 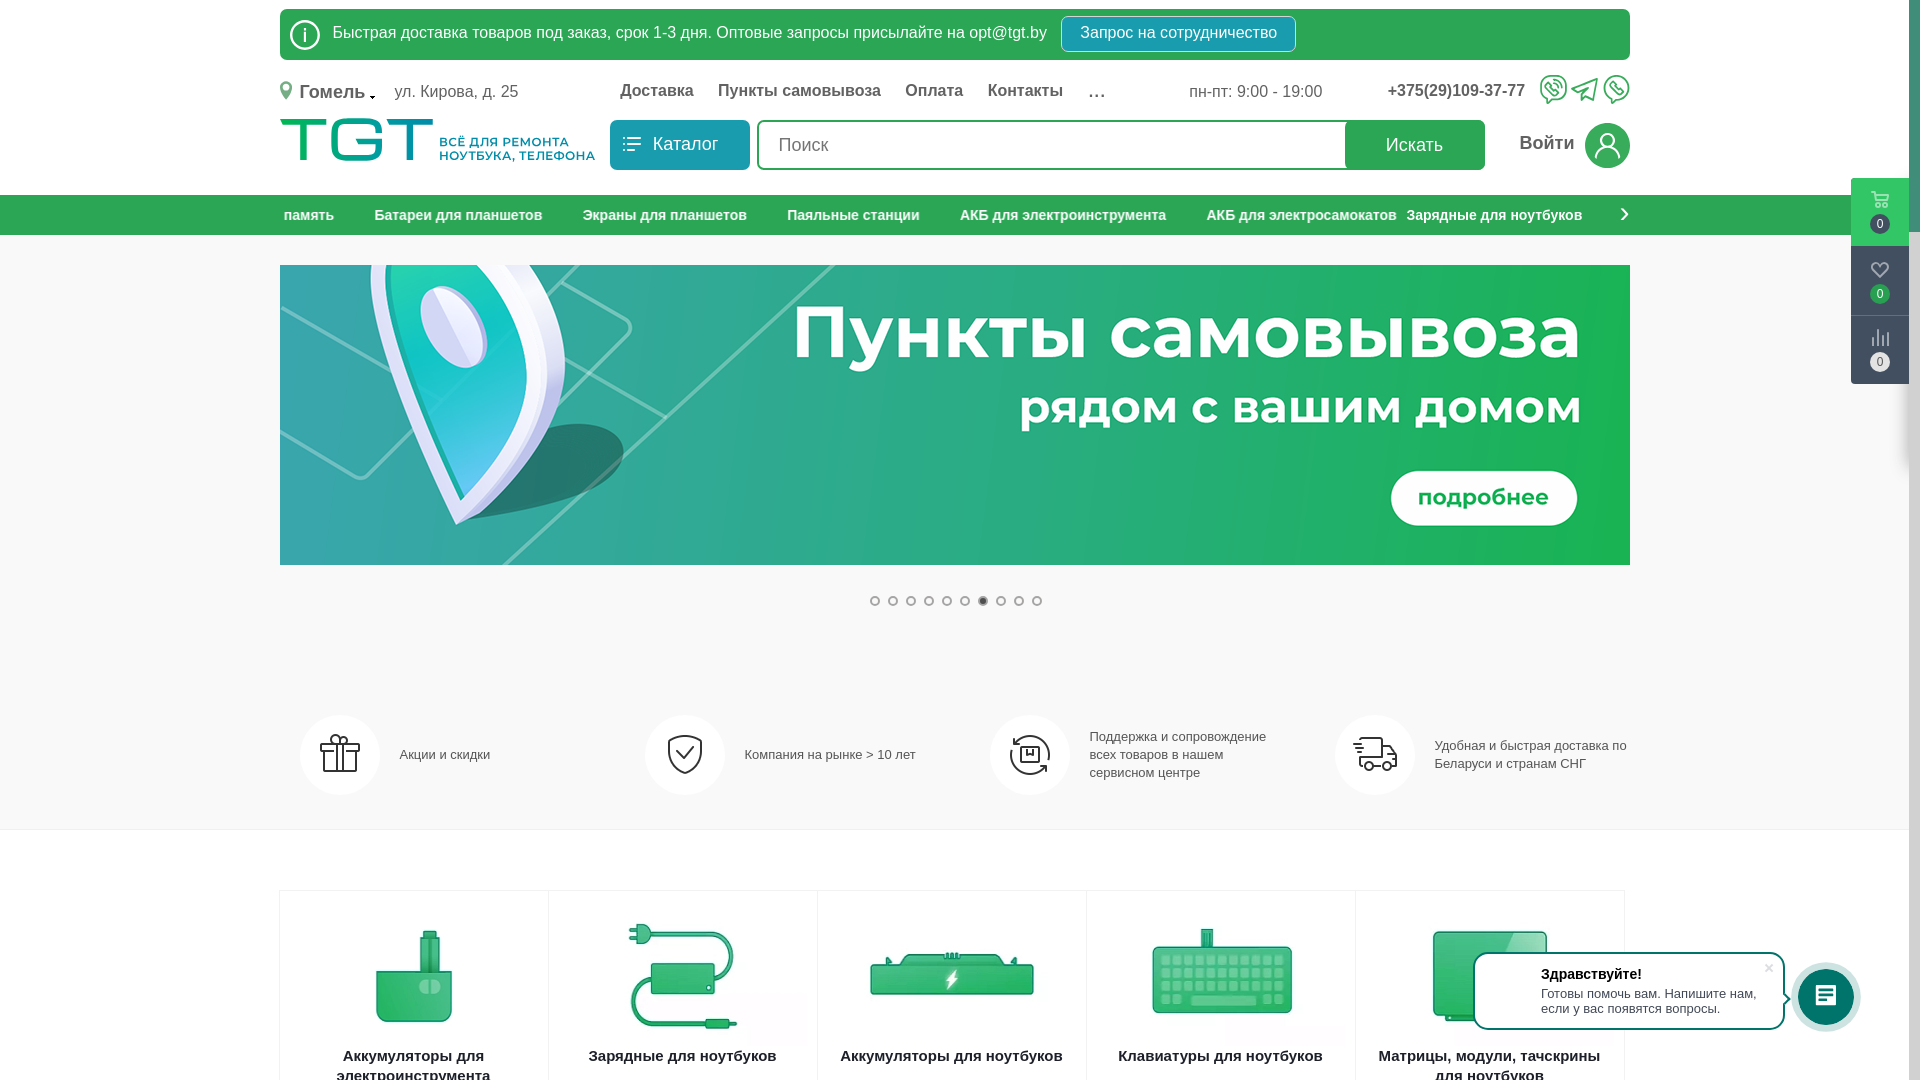 I want to click on '2', so click(x=891, y=600).